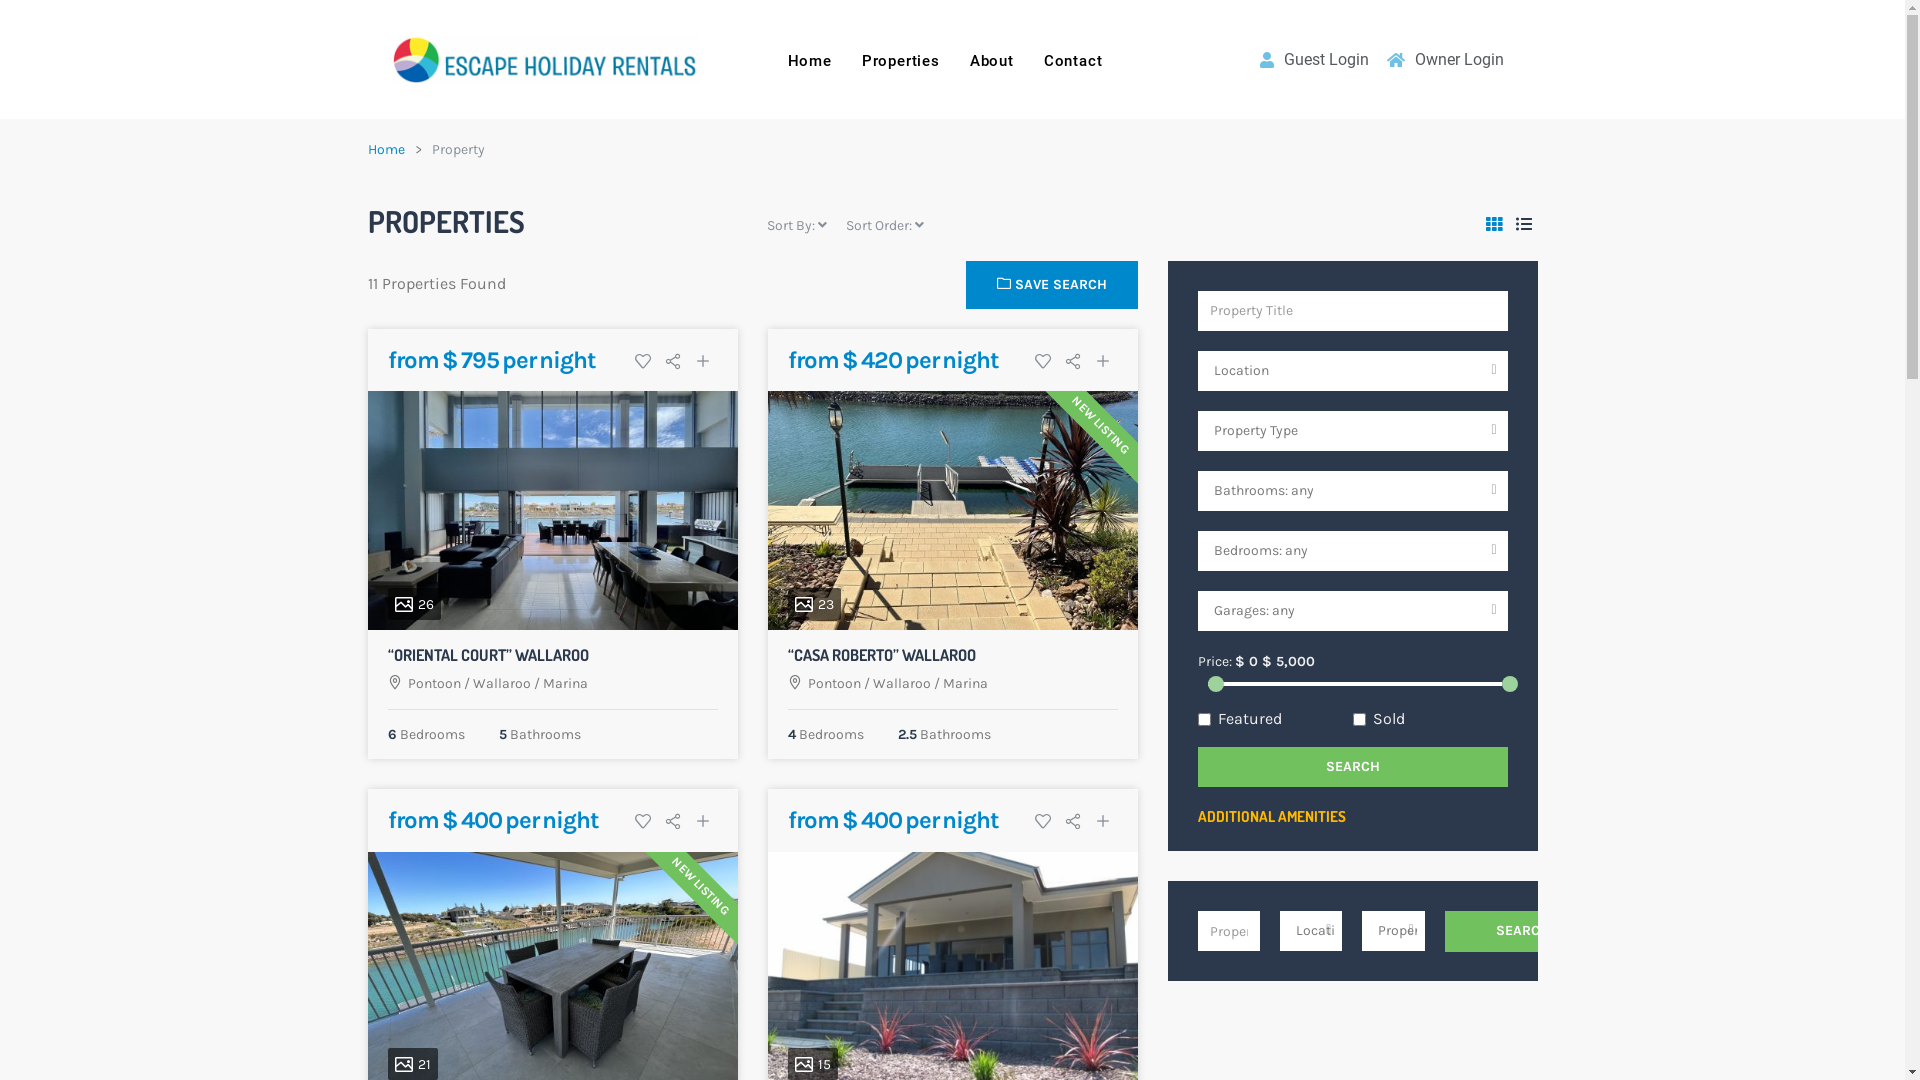 The width and height of the screenshot is (1920, 1080). I want to click on 'Sort Order:', so click(883, 225).